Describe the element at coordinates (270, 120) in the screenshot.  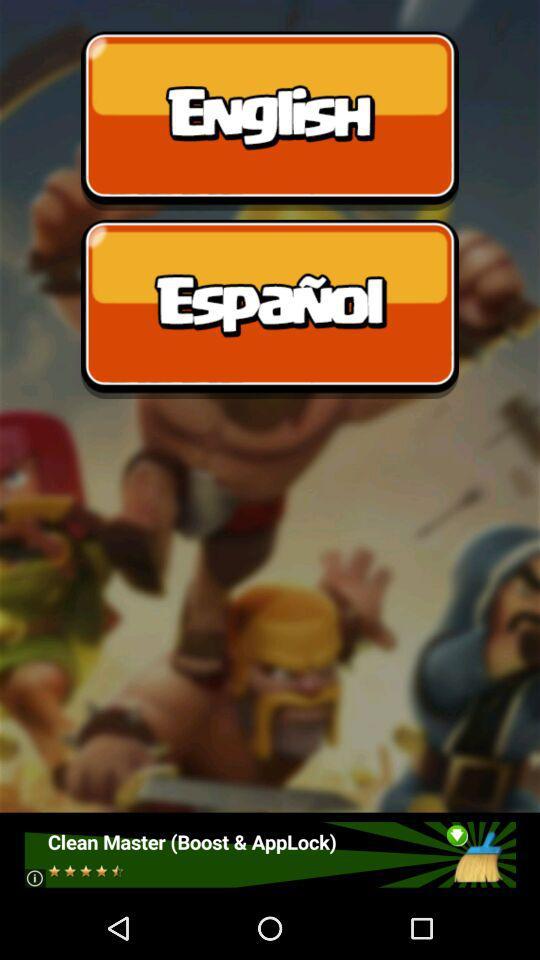
I see `click english` at that location.